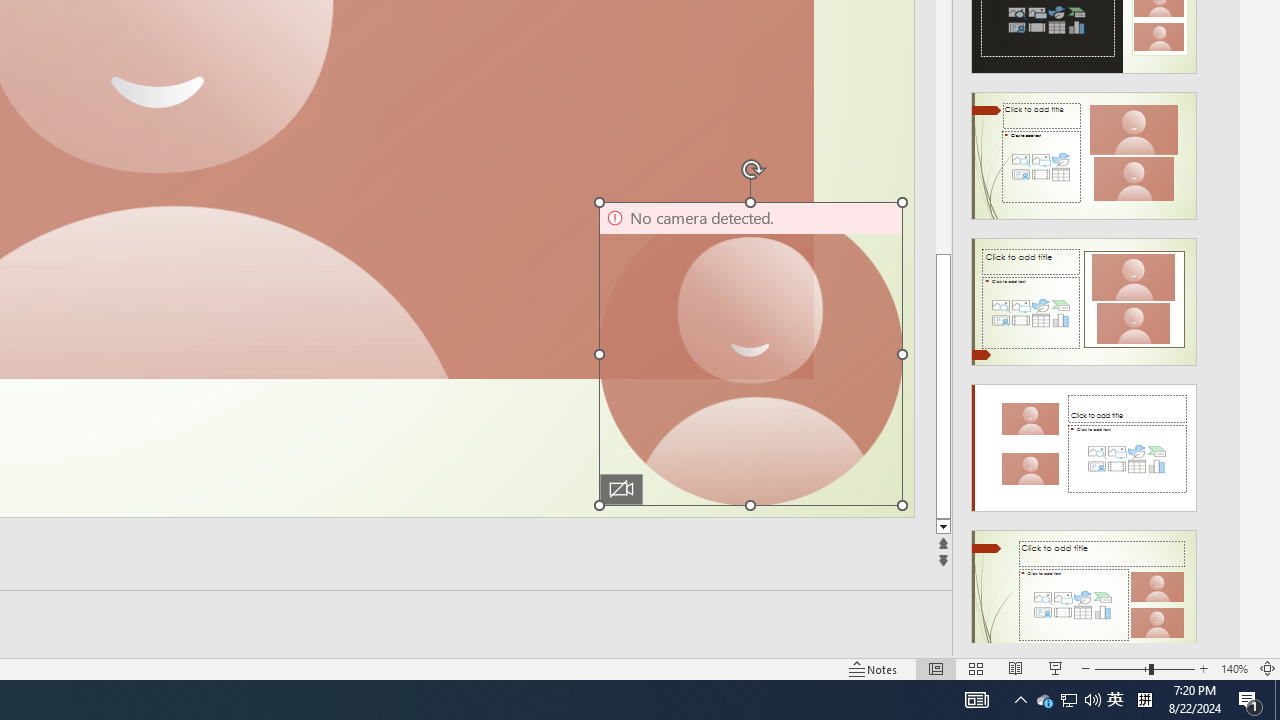 The height and width of the screenshot is (720, 1280). What do you see at coordinates (1144, 669) in the screenshot?
I see `'Zoom'` at bounding box center [1144, 669].